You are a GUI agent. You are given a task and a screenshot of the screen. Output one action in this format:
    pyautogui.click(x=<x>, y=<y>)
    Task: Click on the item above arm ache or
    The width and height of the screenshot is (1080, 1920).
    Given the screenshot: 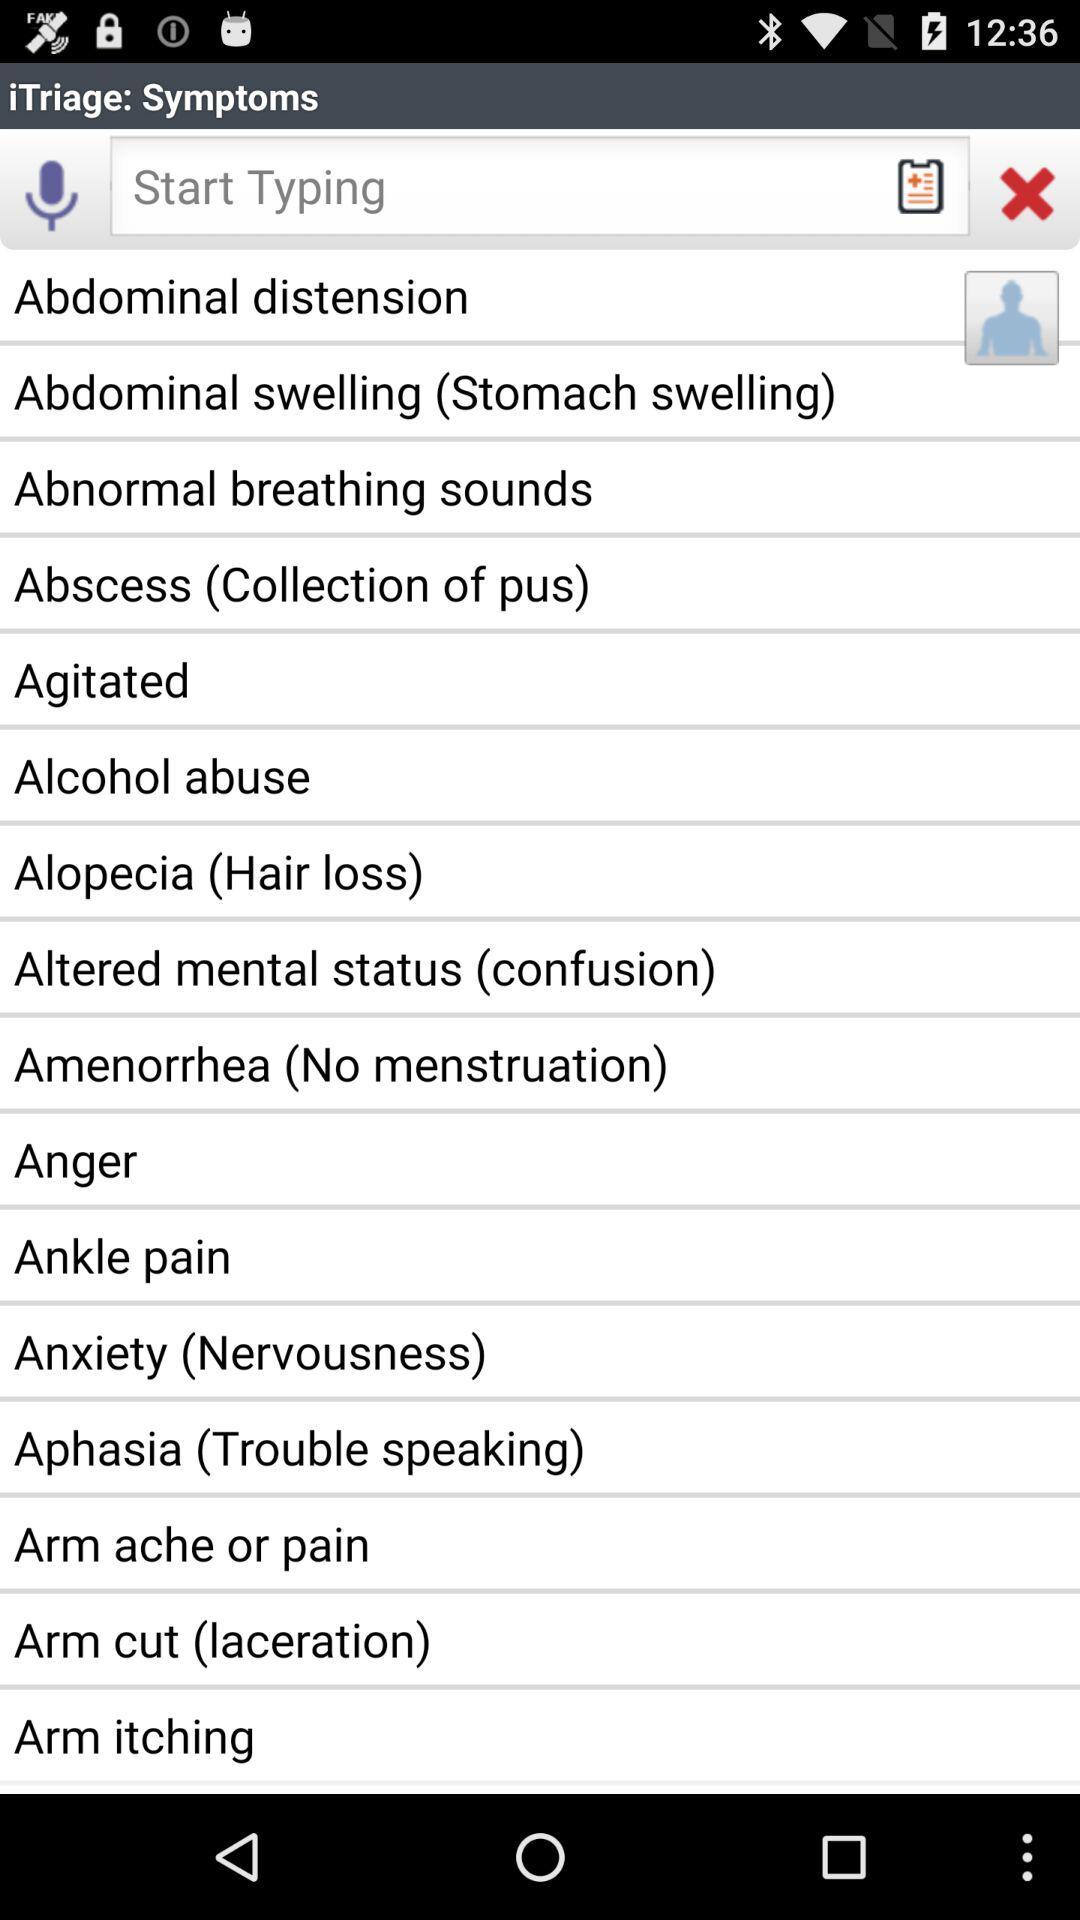 What is the action you would take?
    pyautogui.click(x=540, y=1447)
    